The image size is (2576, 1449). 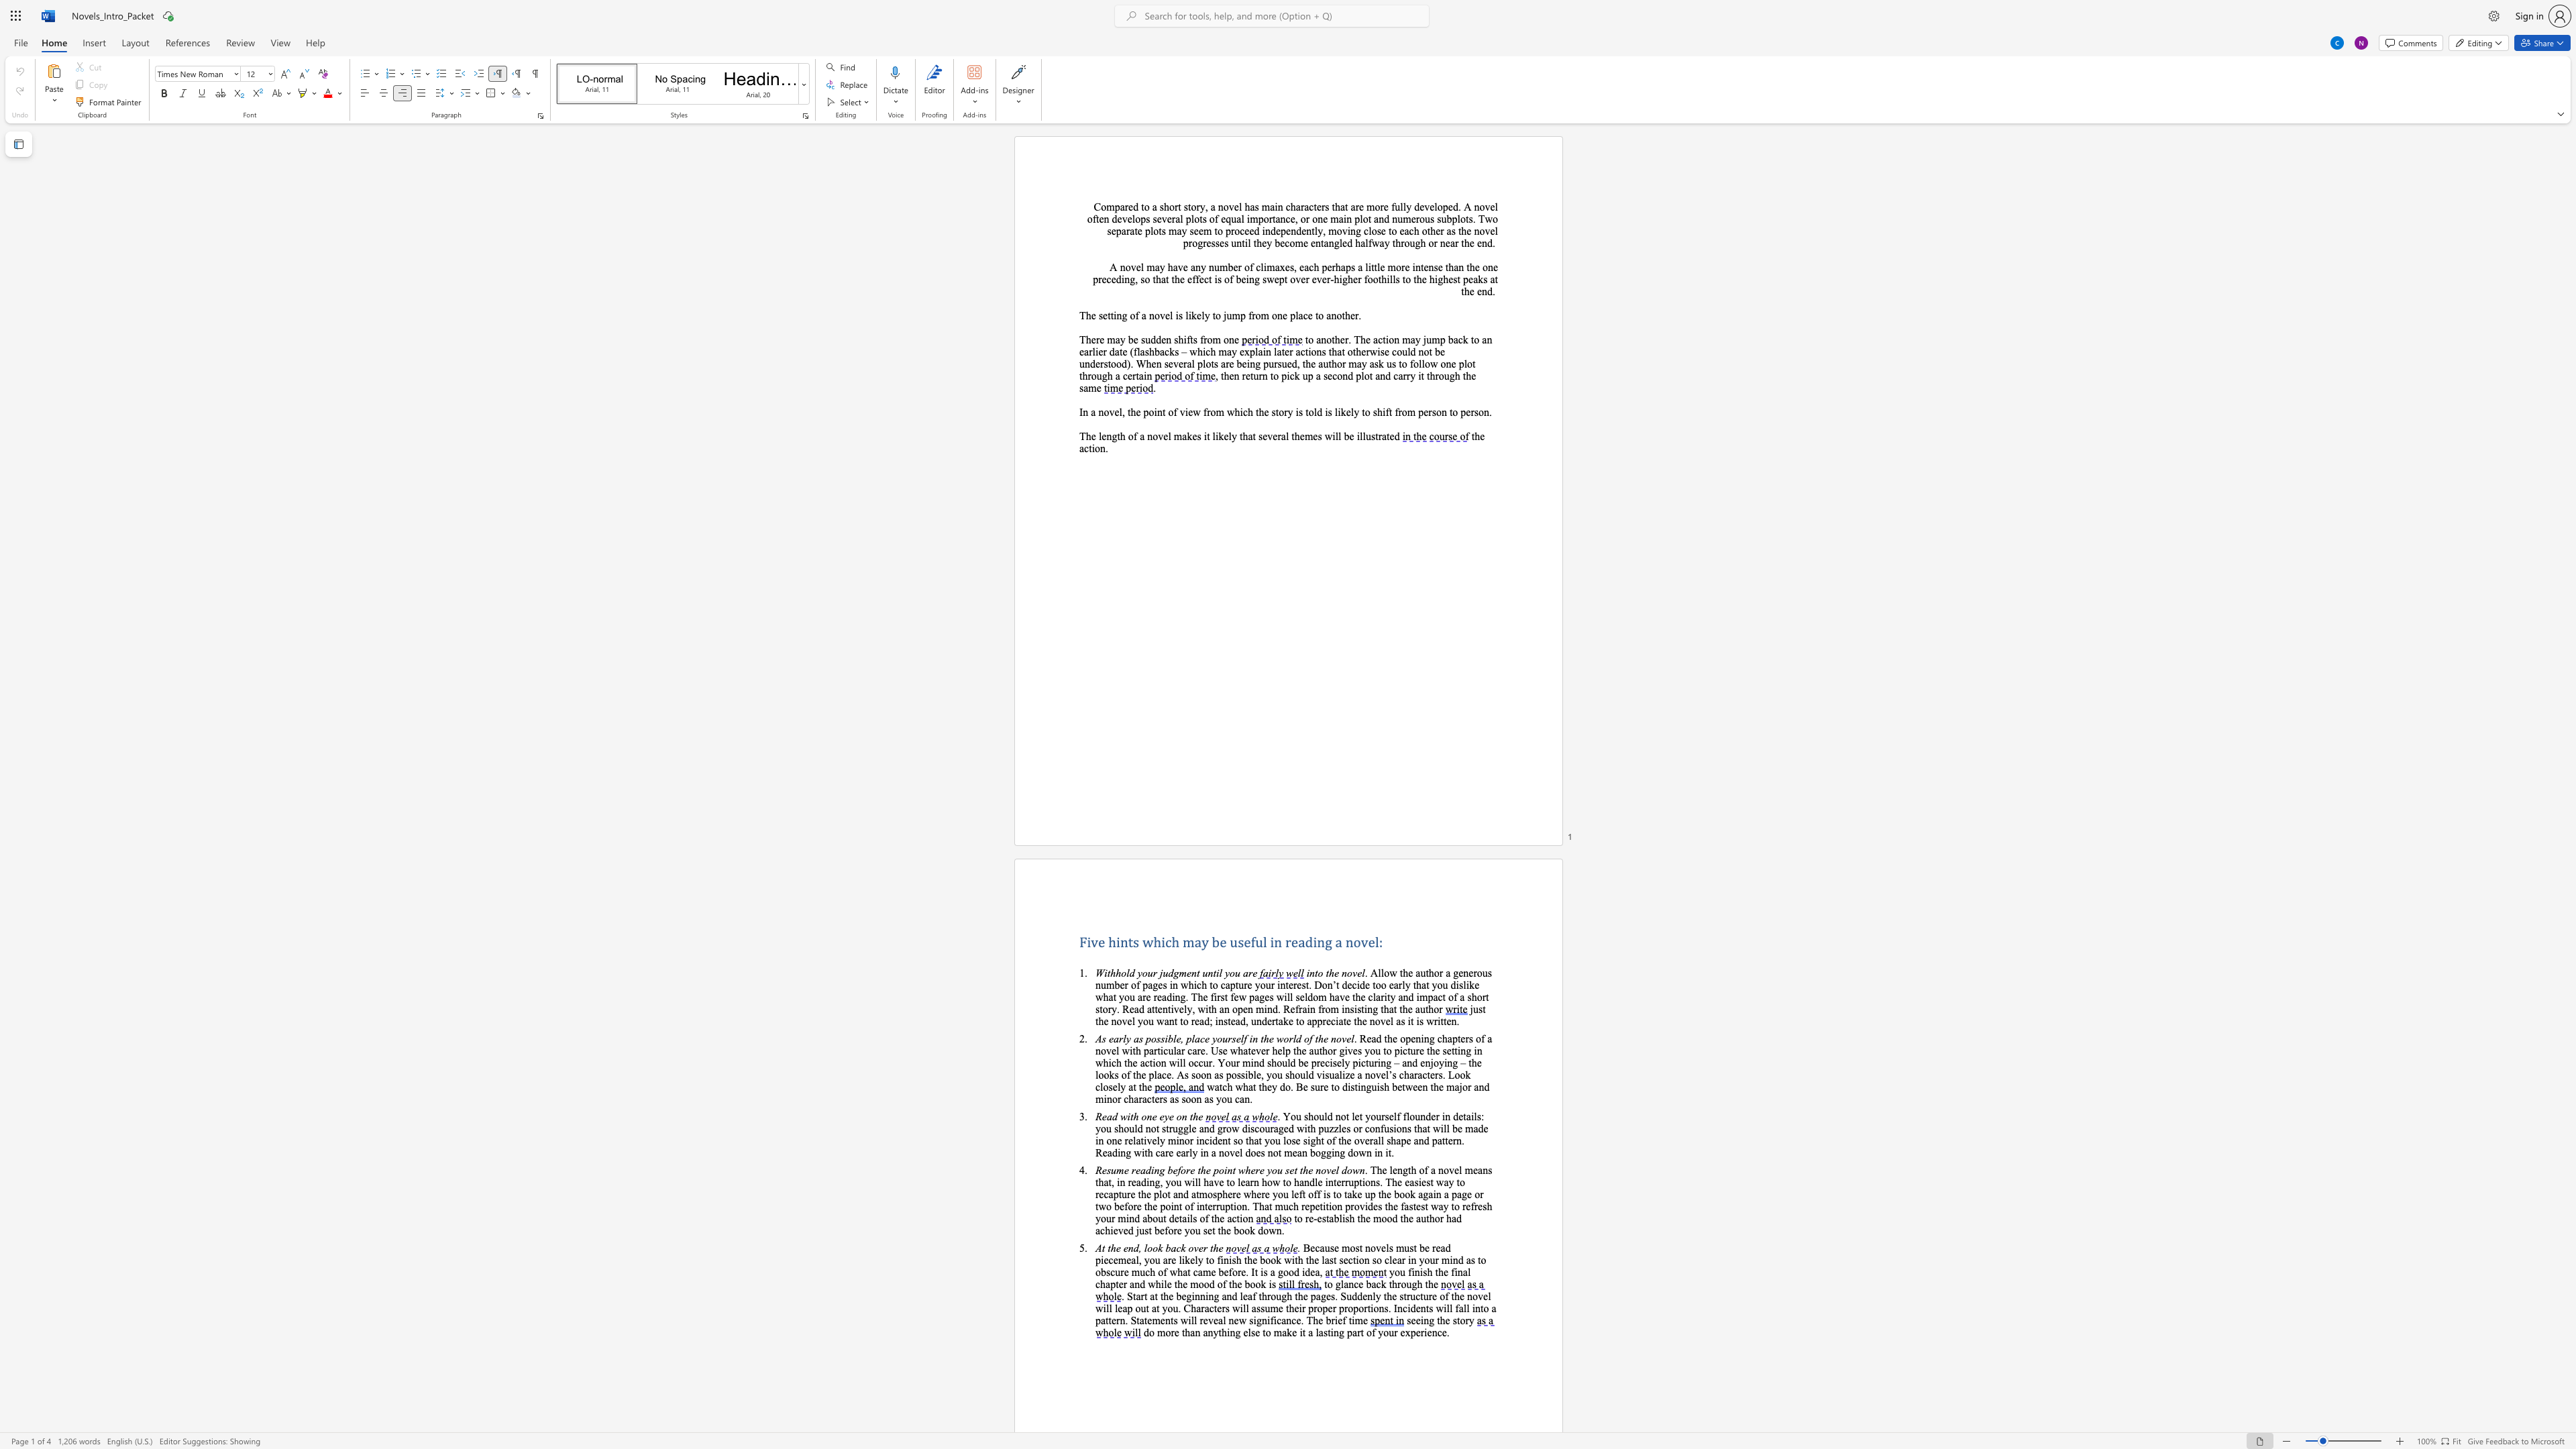 What do you see at coordinates (1246, 242) in the screenshot?
I see `the subset text "l they become entangled halfway through o" within the text "independently, moving close to each other as the novel progresses until they become entangled halfway through or near the end."` at bounding box center [1246, 242].